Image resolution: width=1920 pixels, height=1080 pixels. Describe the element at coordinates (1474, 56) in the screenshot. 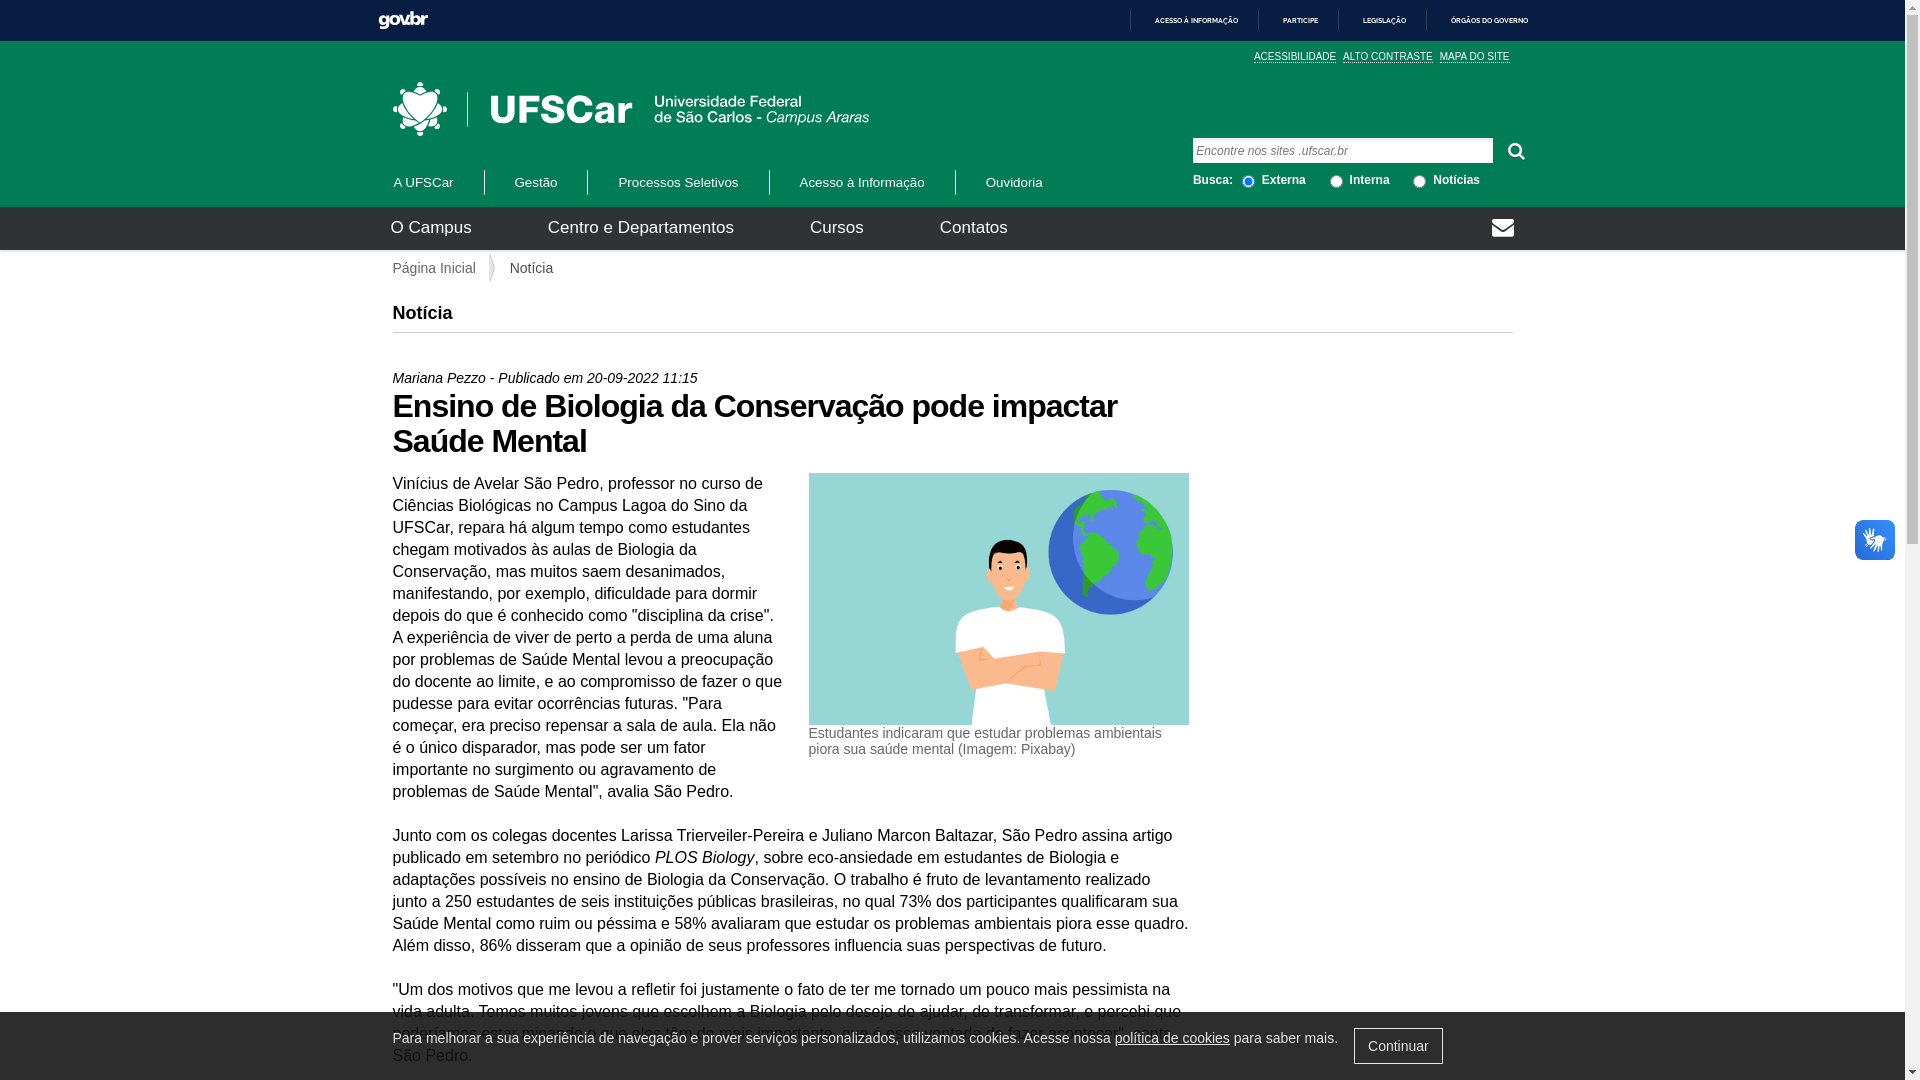

I see `'MAPA DO SITE'` at that location.